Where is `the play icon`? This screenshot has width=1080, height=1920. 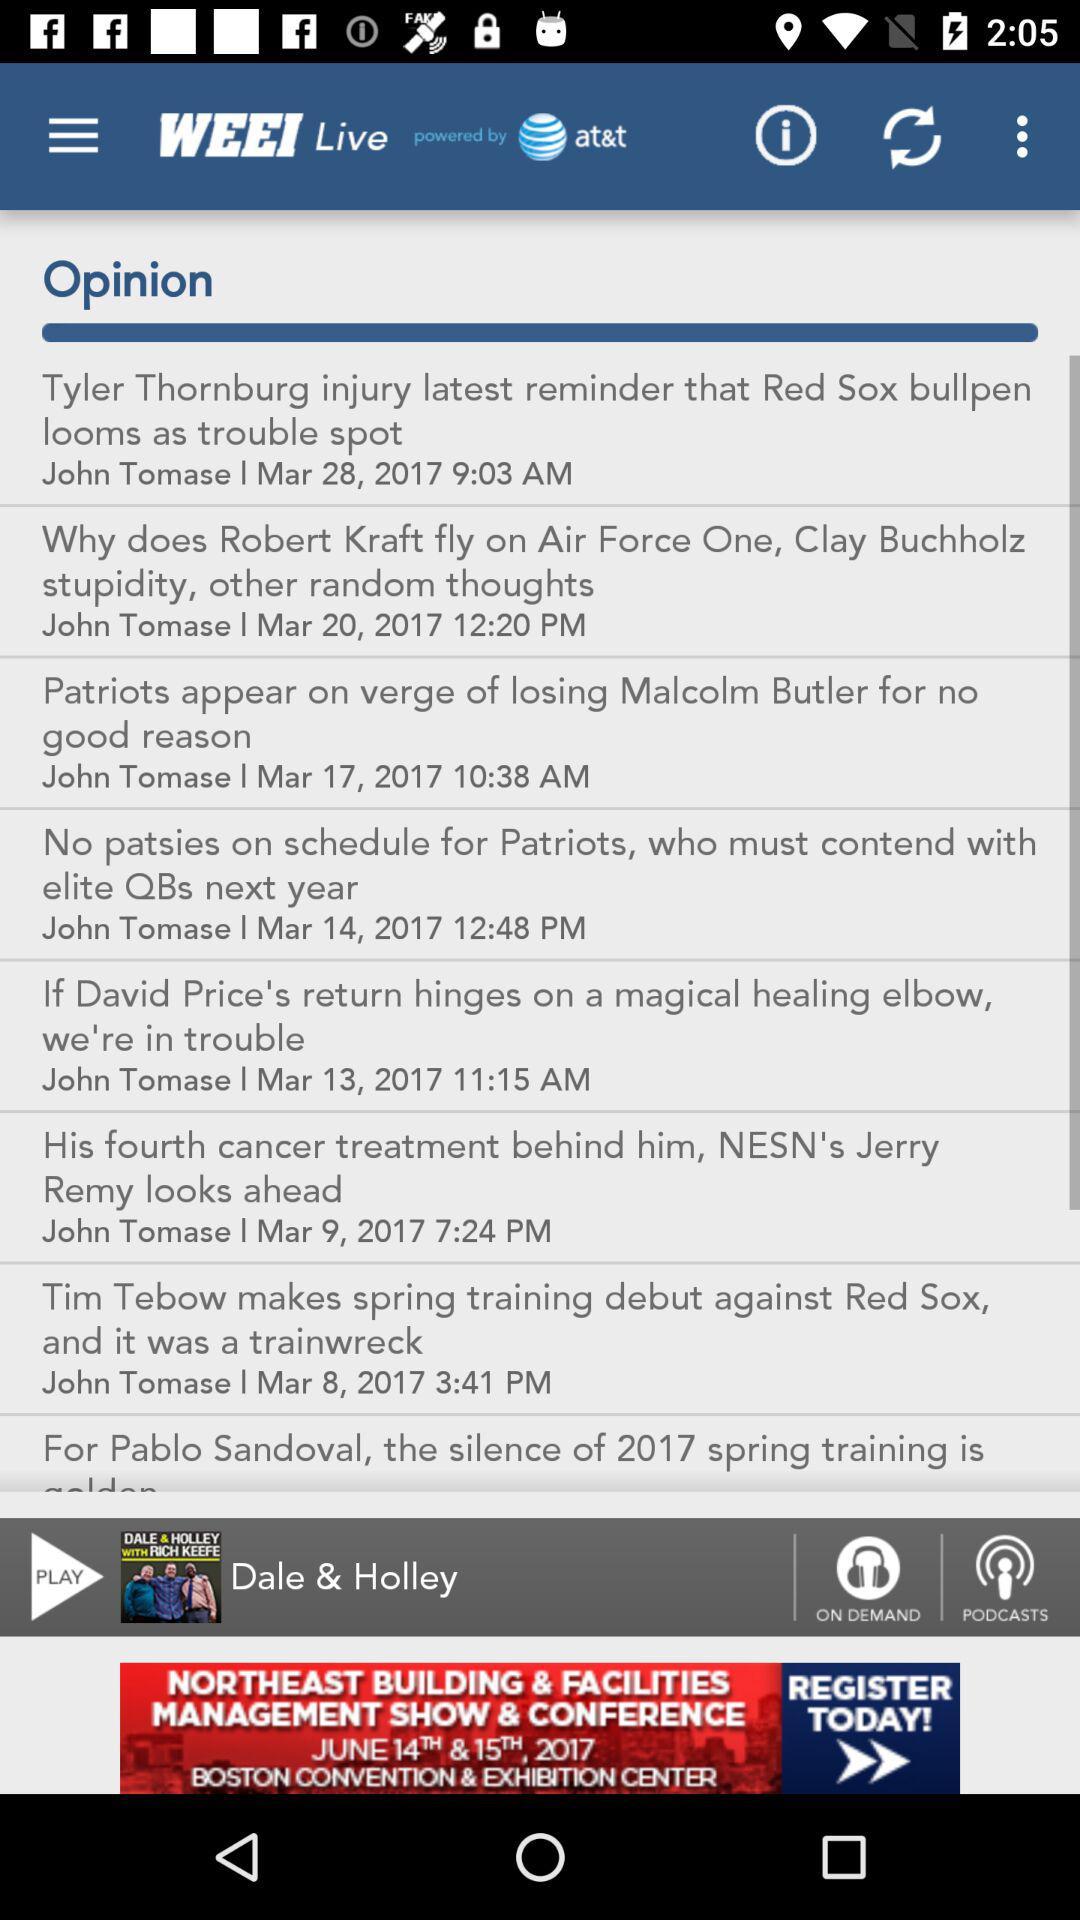 the play icon is located at coordinates (54, 1576).